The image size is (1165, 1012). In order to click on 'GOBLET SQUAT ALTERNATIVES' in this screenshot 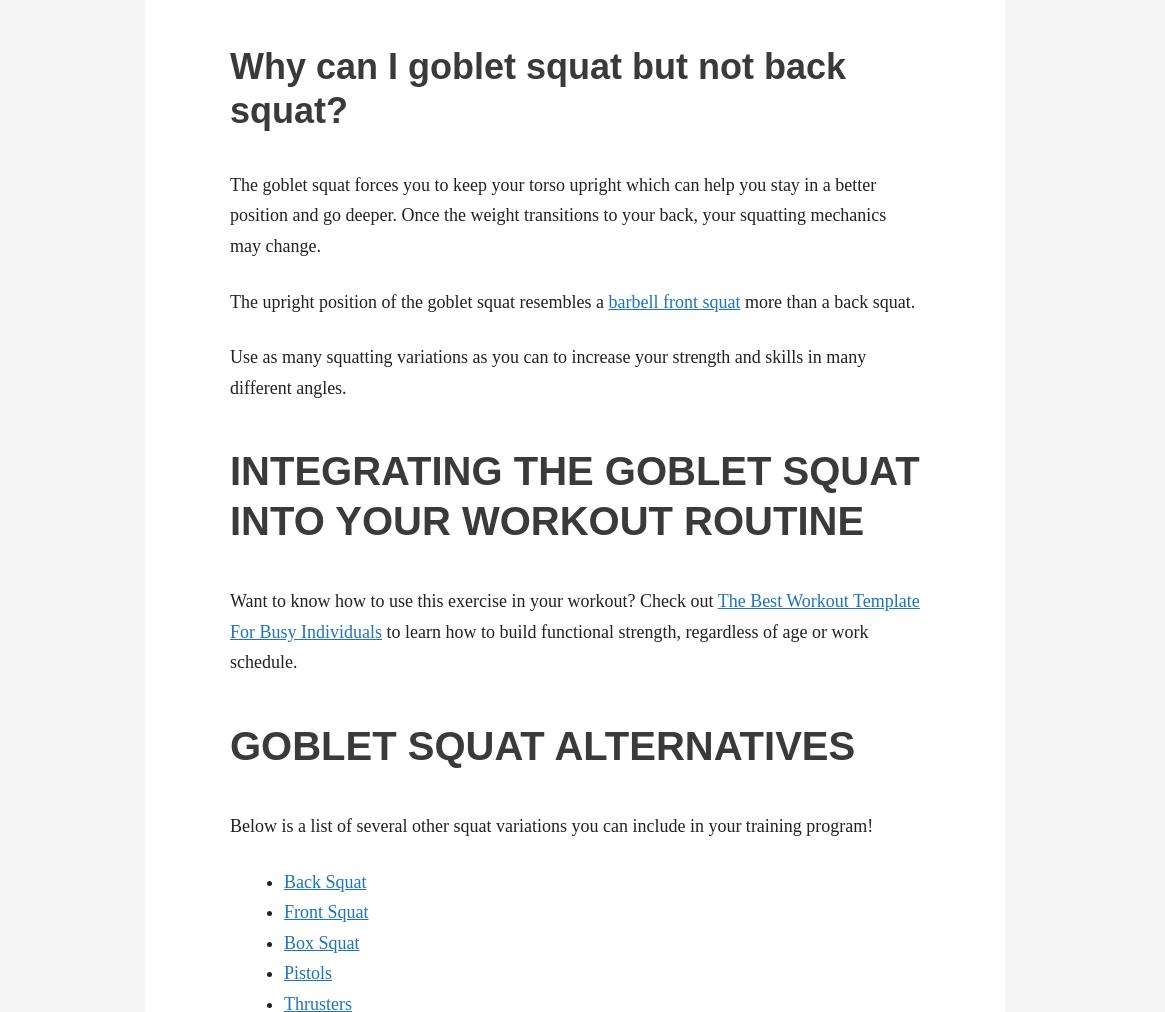, I will do `click(542, 746)`.